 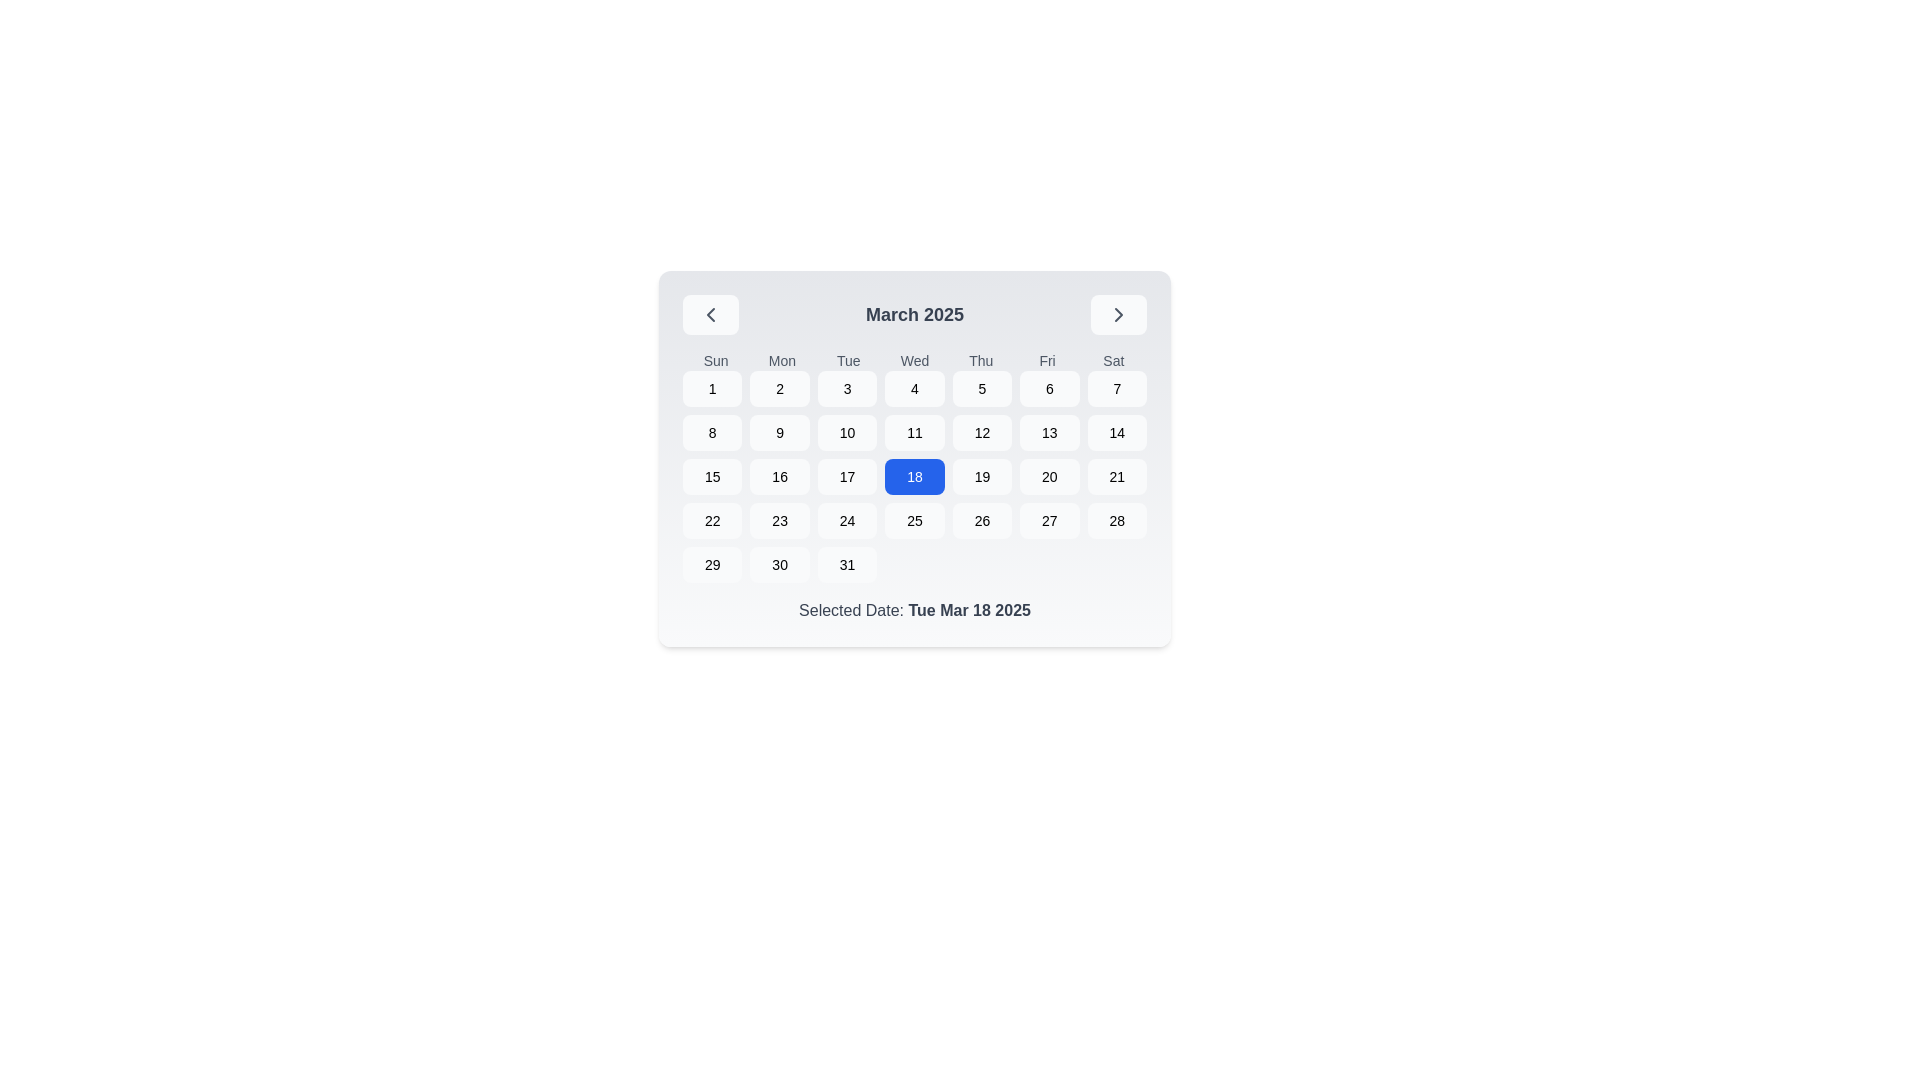 What do you see at coordinates (914, 519) in the screenshot?
I see `the day selection button representing the date '25' in the calendar interface` at bounding box center [914, 519].